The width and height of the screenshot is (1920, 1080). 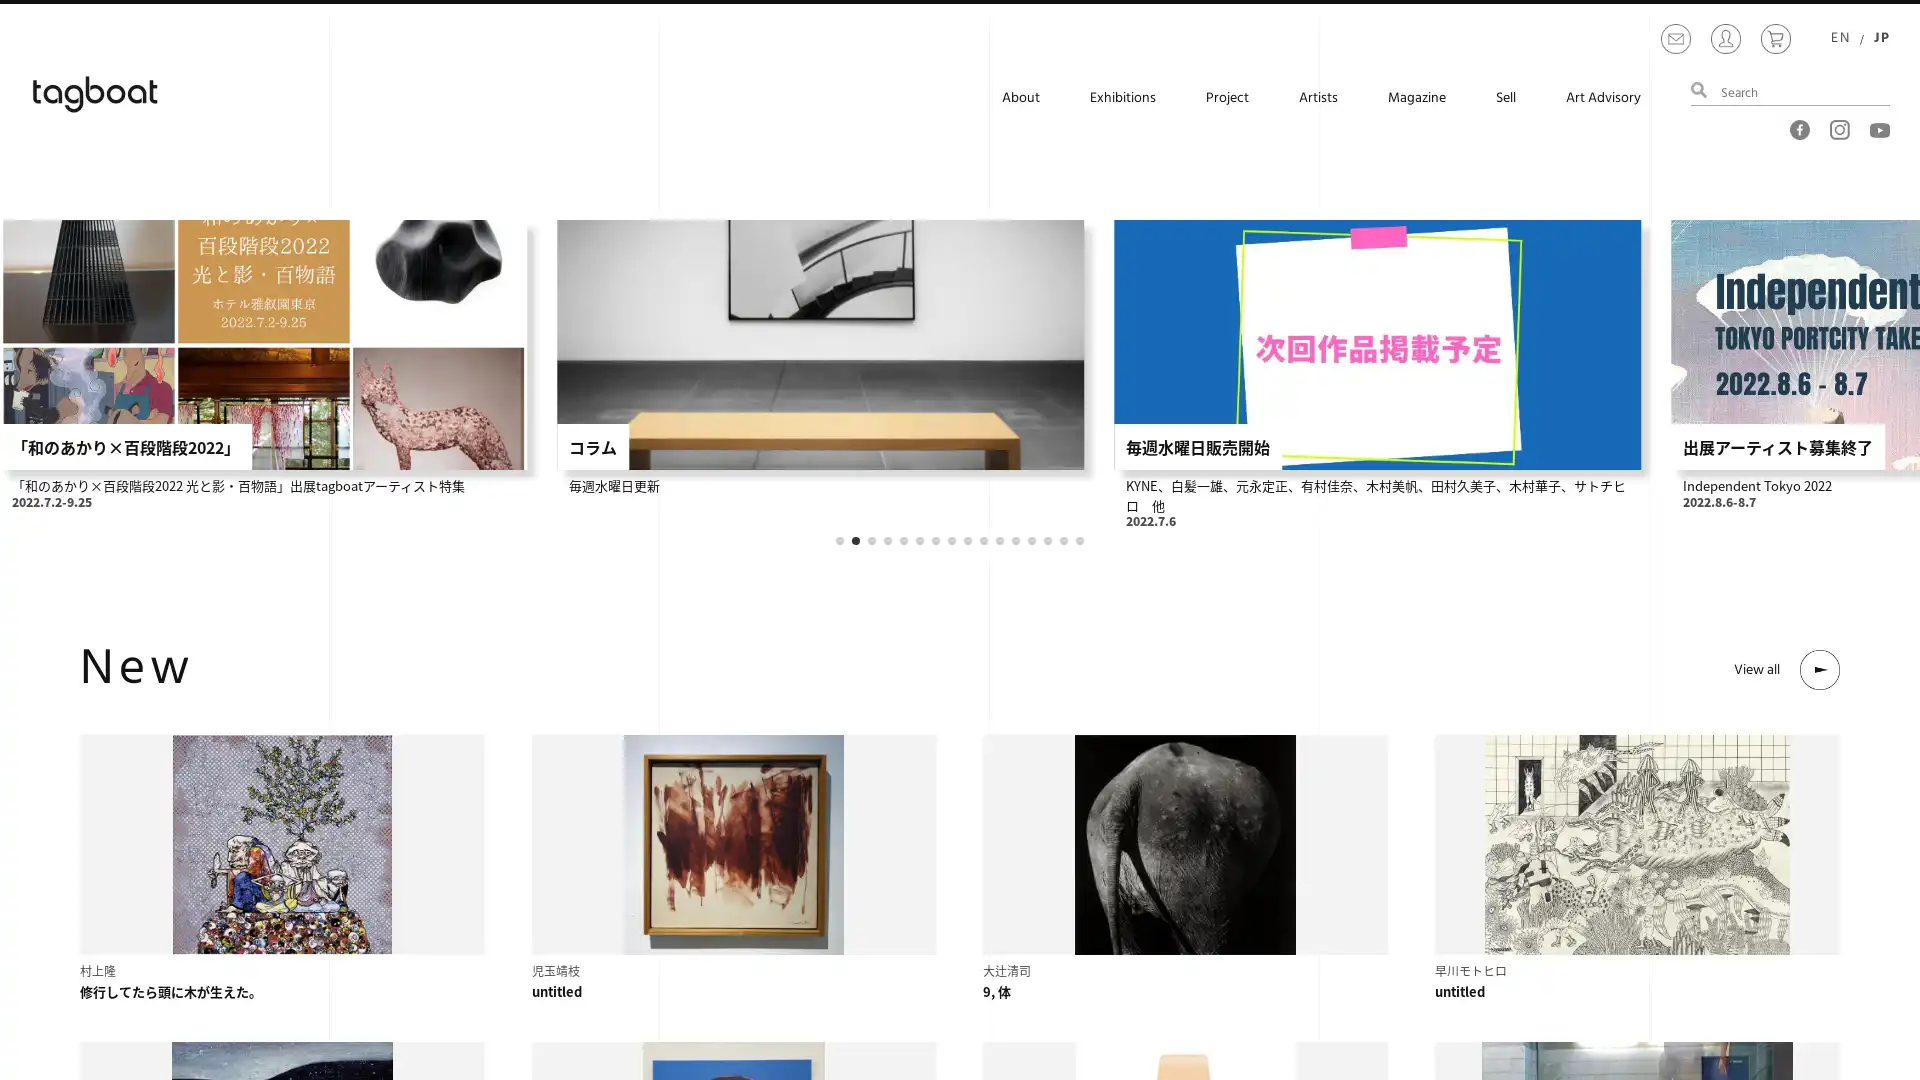 What do you see at coordinates (855, 540) in the screenshot?
I see `Go to slide 2` at bounding box center [855, 540].